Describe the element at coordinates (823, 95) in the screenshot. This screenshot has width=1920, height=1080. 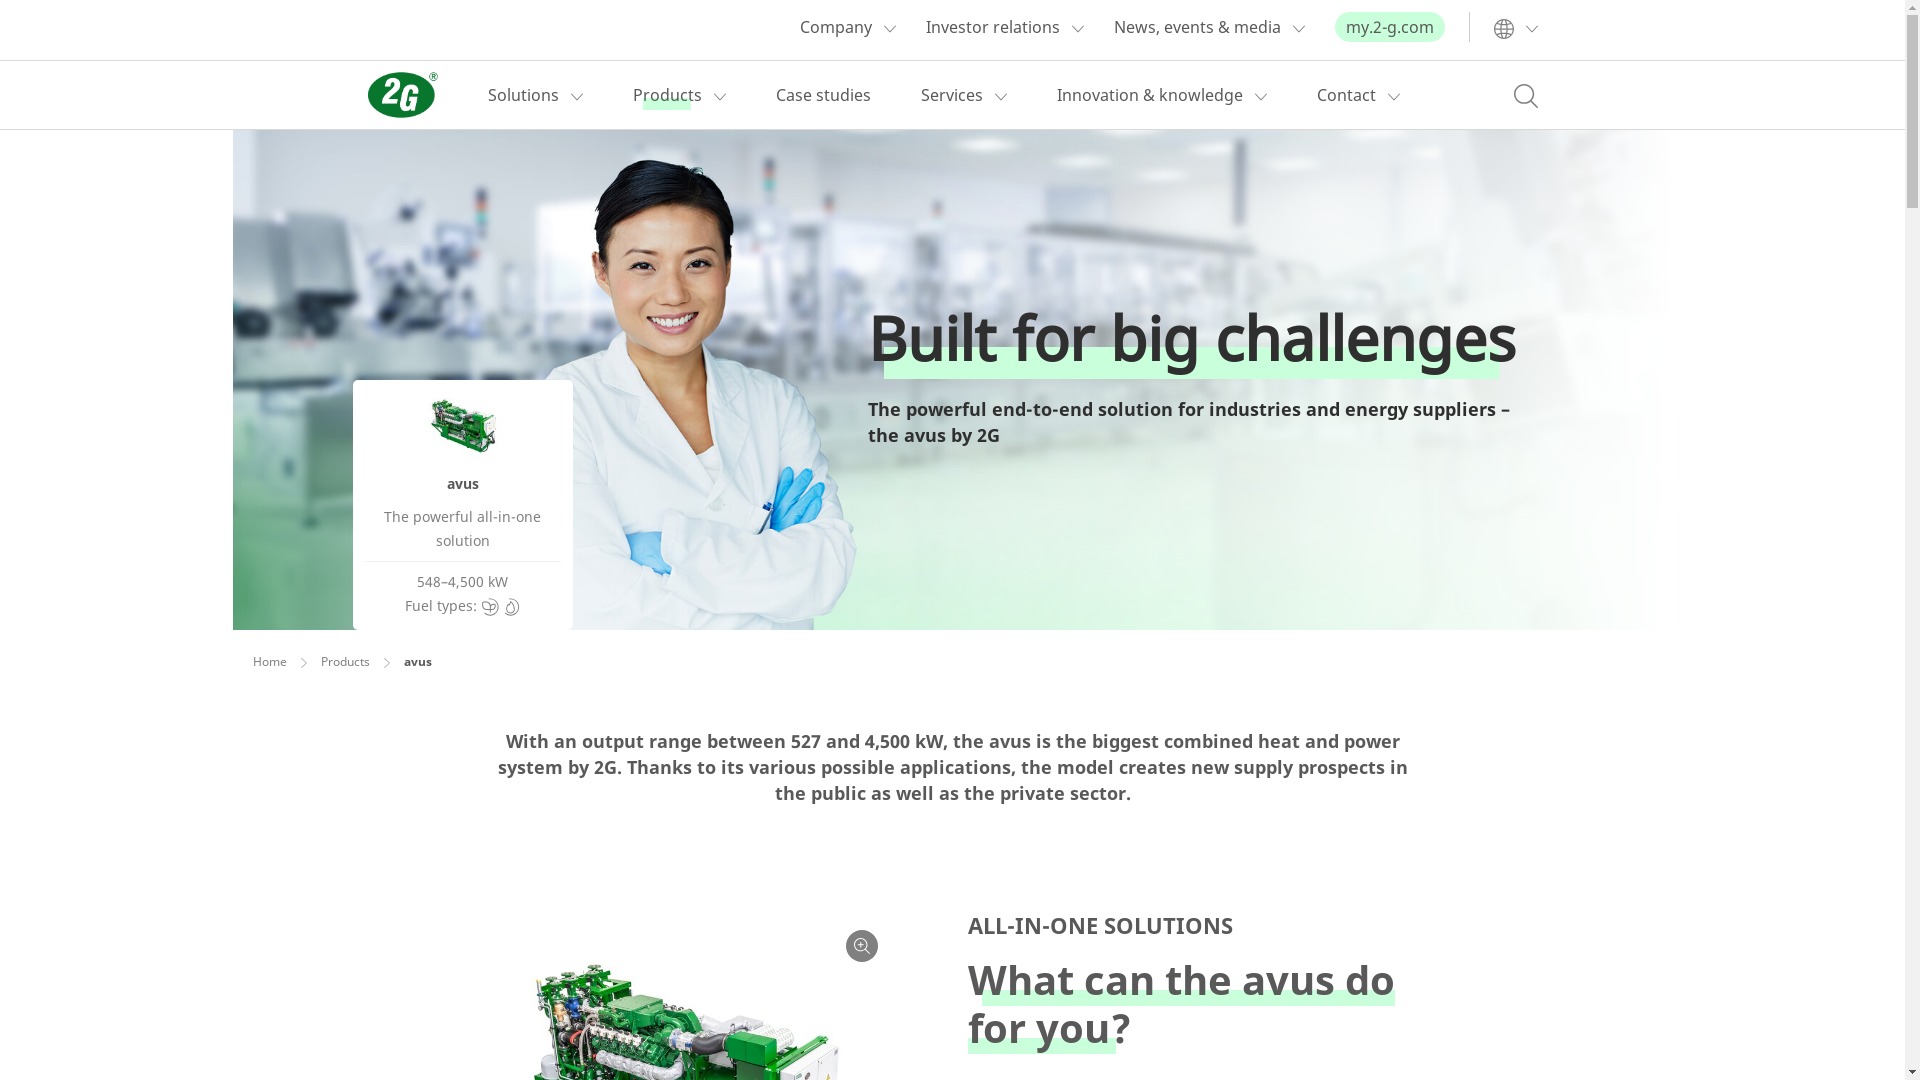
I see `'Case studies'` at that location.